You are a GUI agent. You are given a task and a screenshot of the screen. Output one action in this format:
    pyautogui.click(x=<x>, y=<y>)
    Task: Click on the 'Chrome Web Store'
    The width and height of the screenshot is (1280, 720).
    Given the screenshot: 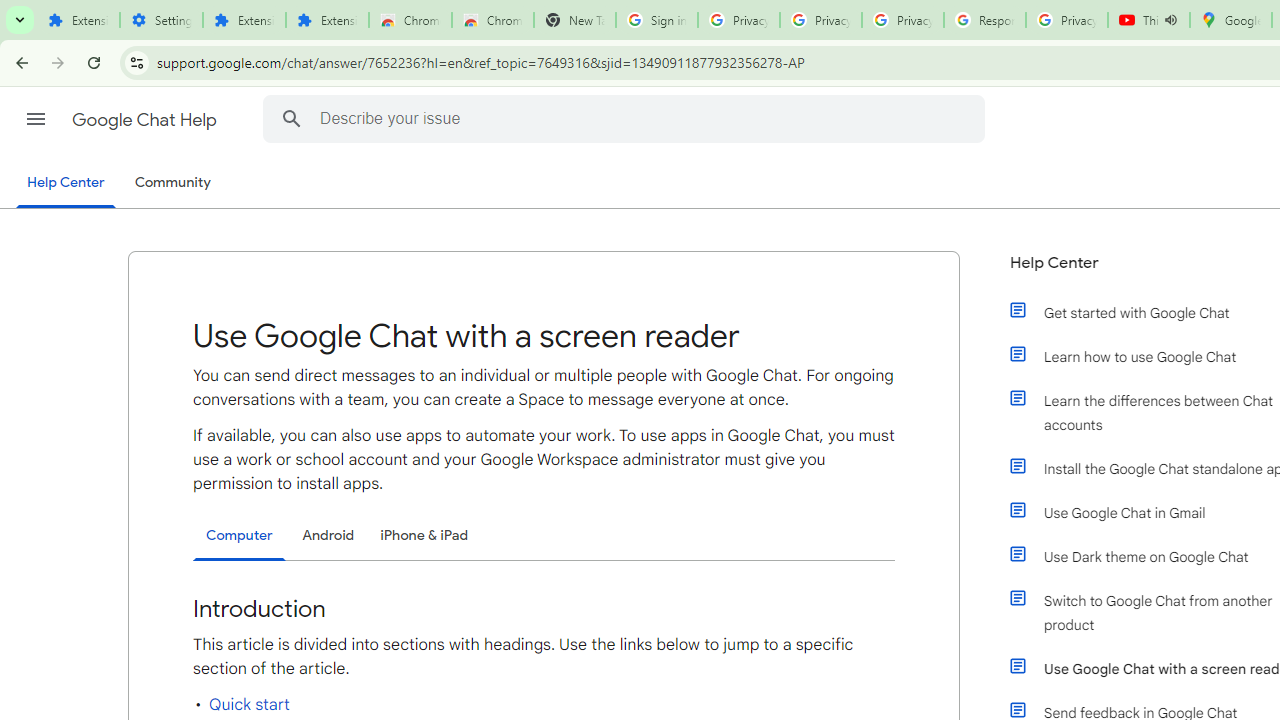 What is the action you would take?
    pyautogui.click(x=409, y=20)
    